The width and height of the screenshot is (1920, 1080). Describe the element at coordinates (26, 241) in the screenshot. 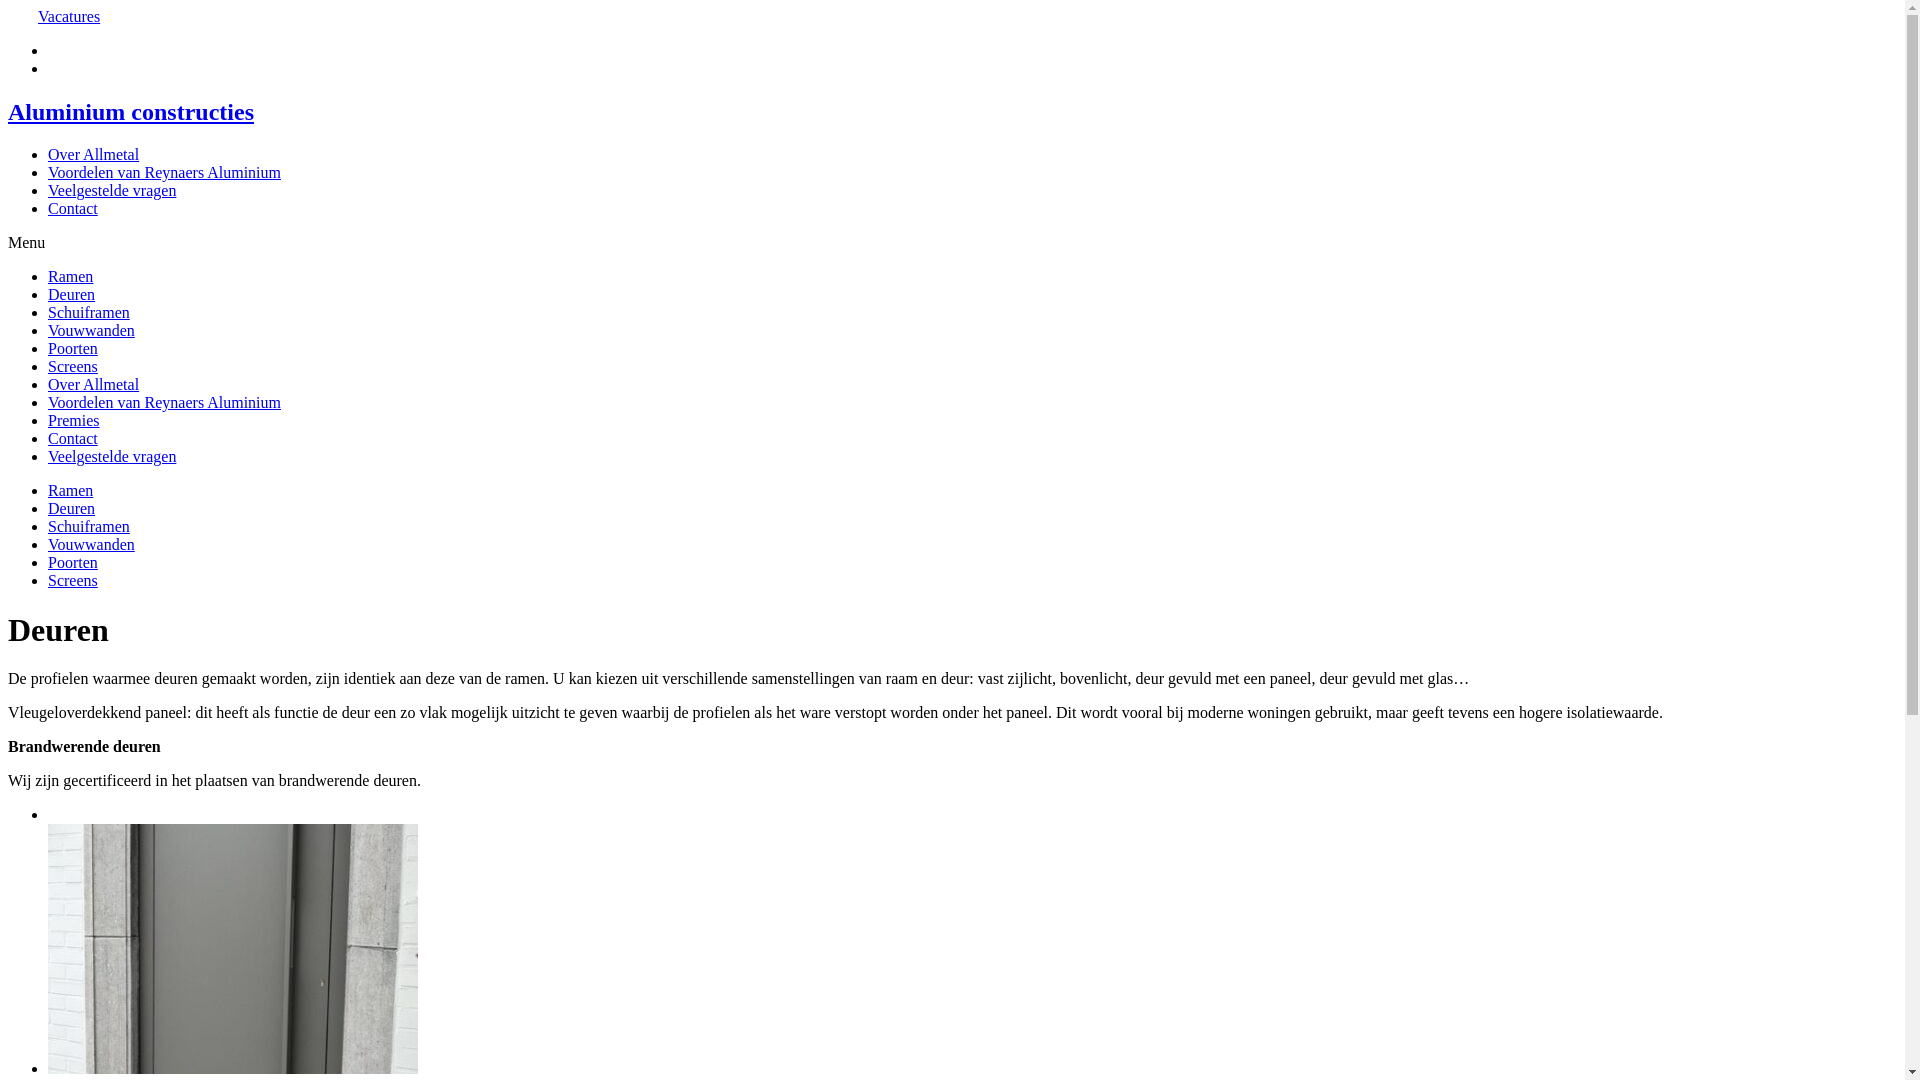

I see `'Menu'` at that location.